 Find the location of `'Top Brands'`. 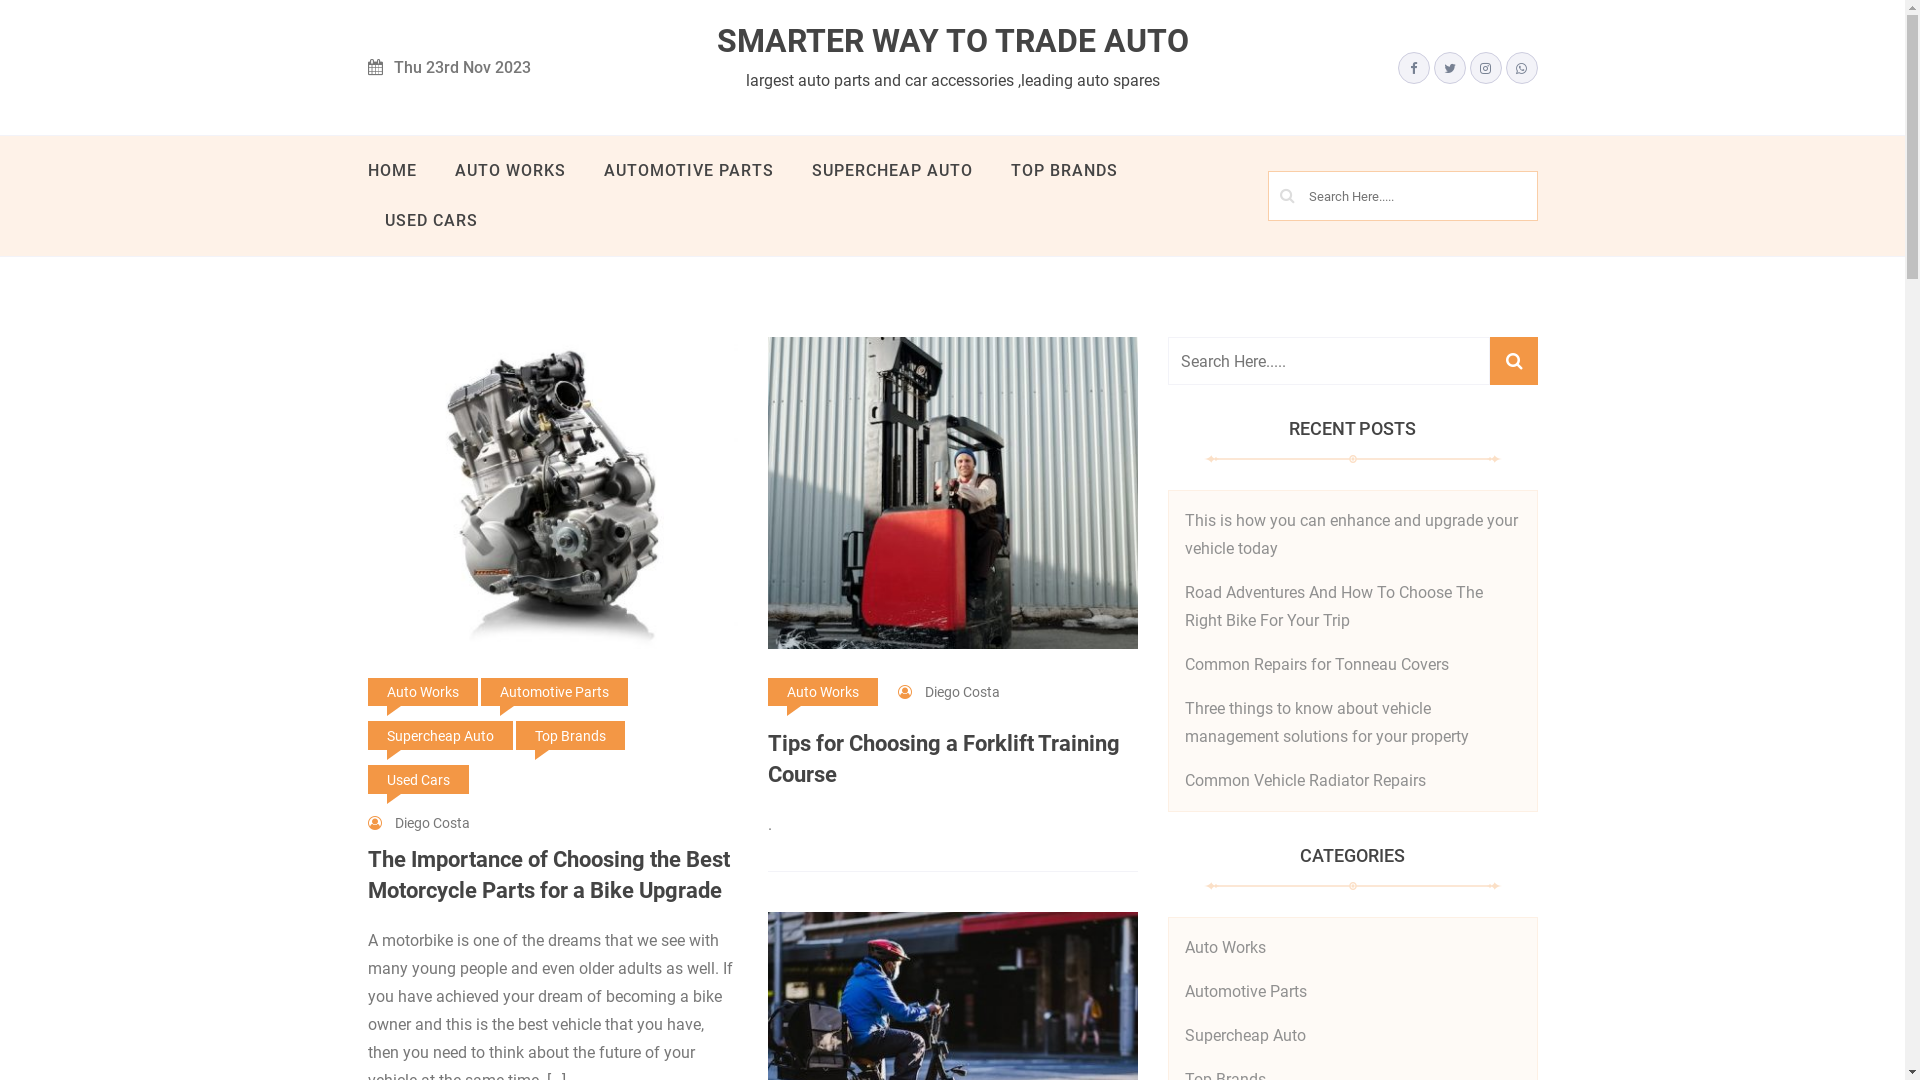

'Top Brands' is located at coordinates (569, 735).